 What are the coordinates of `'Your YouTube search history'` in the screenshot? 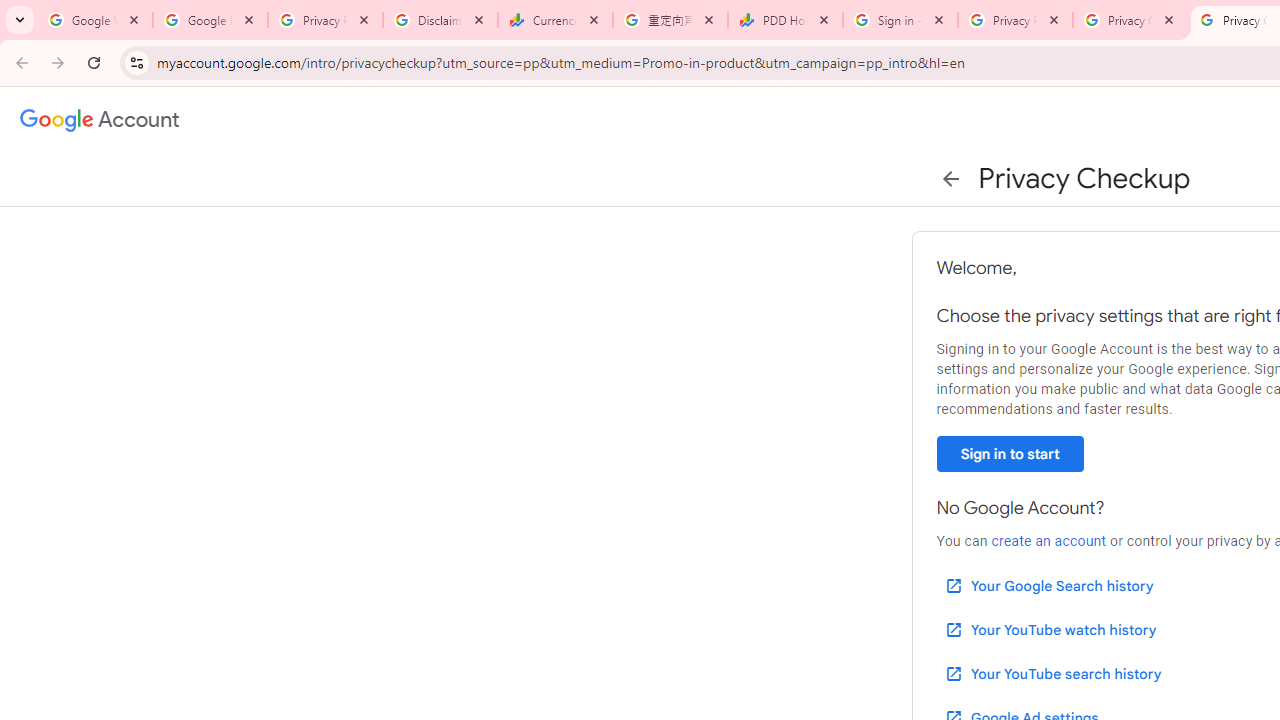 It's located at (1051, 673).